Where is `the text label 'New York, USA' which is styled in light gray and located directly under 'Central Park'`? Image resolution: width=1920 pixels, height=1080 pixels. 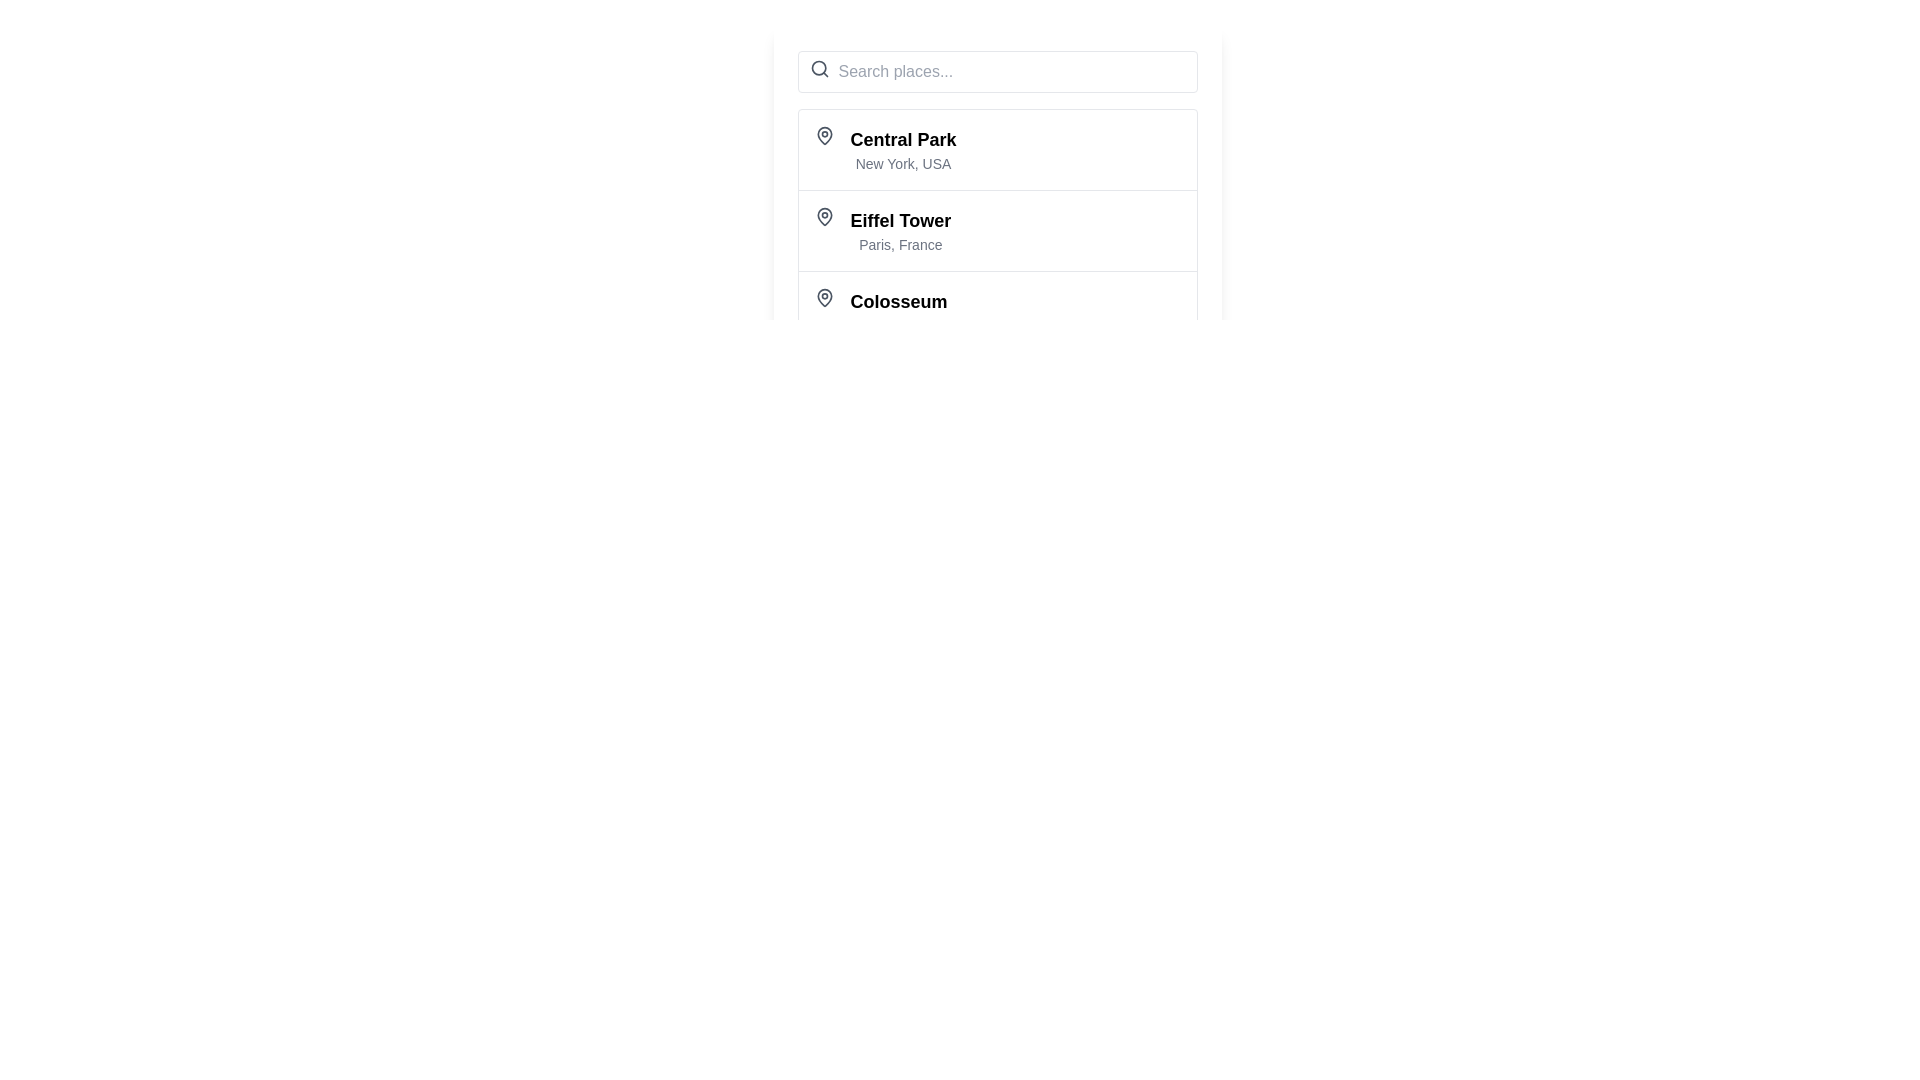 the text label 'New York, USA' which is styled in light gray and located directly under 'Central Park' is located at coordinates (902, 163).